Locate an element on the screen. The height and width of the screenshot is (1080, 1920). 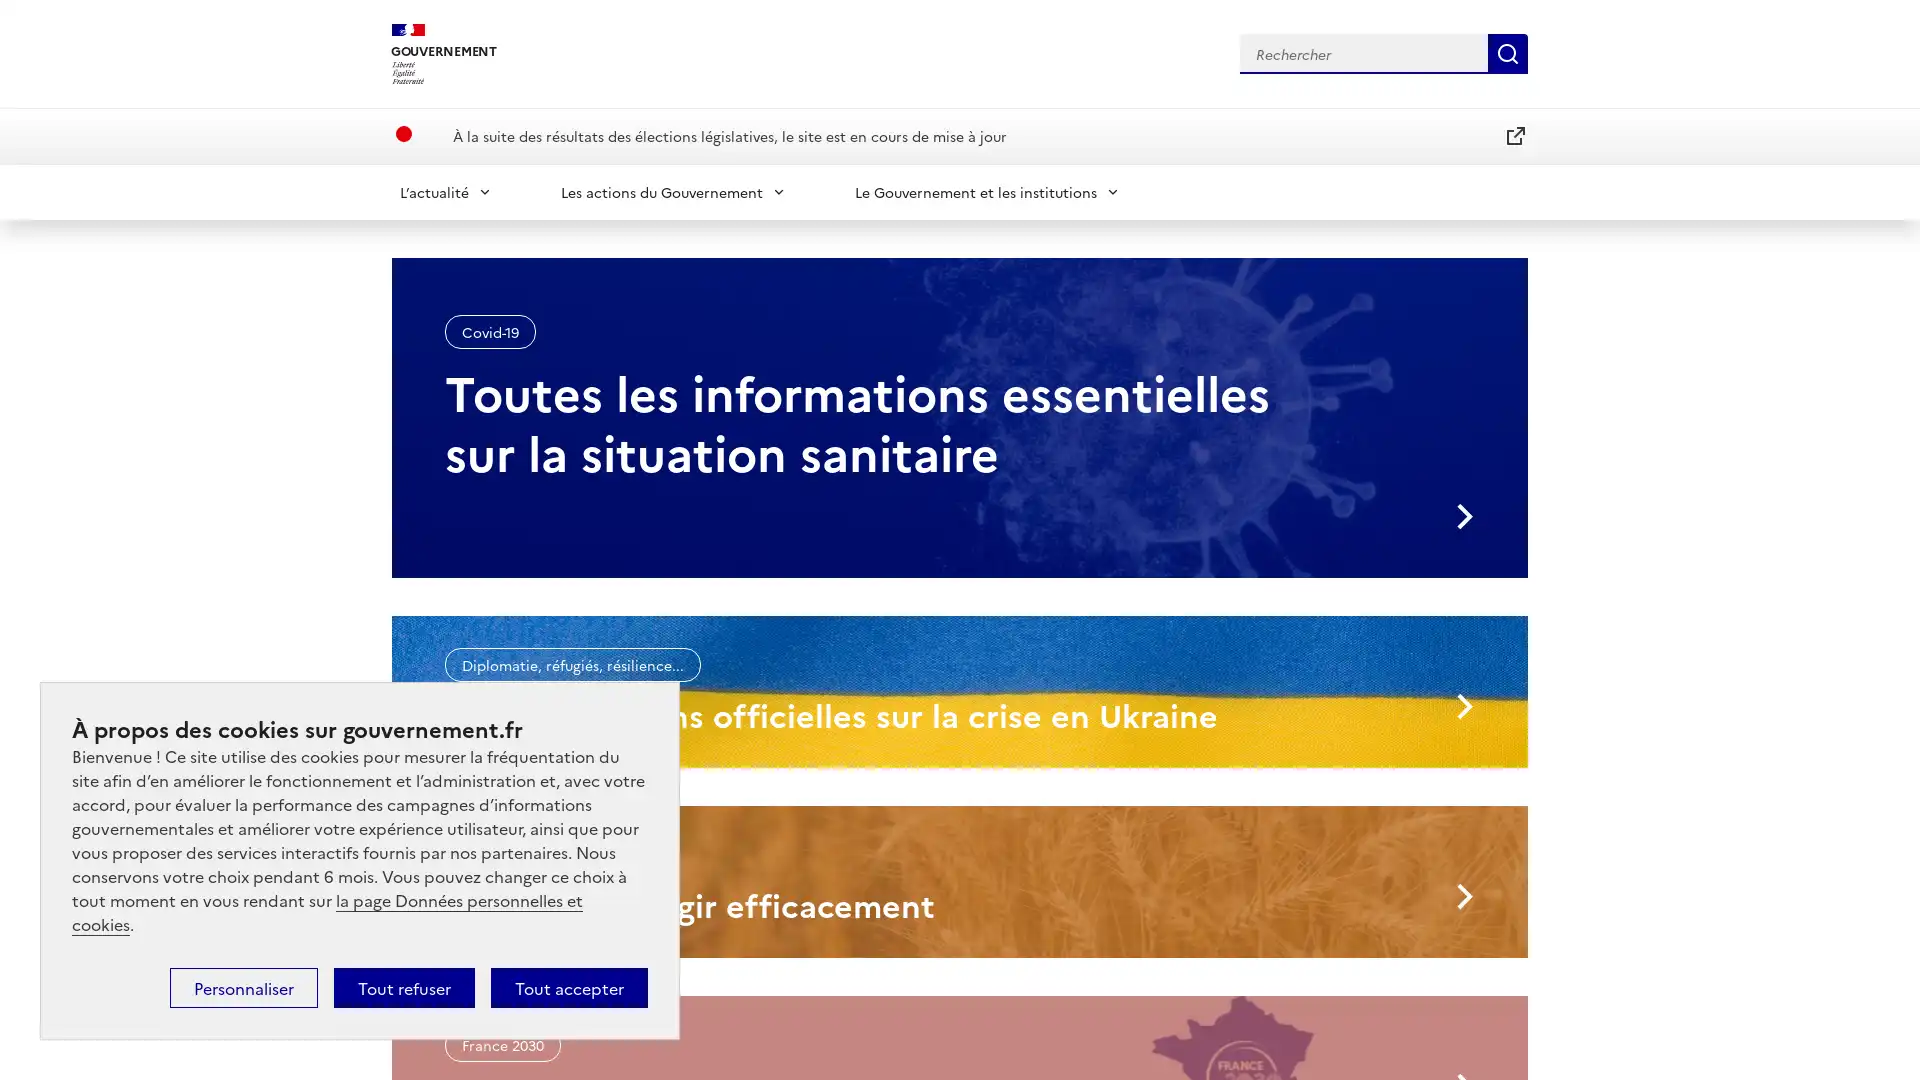
Tout accepter is located at coordinates (568, 986).